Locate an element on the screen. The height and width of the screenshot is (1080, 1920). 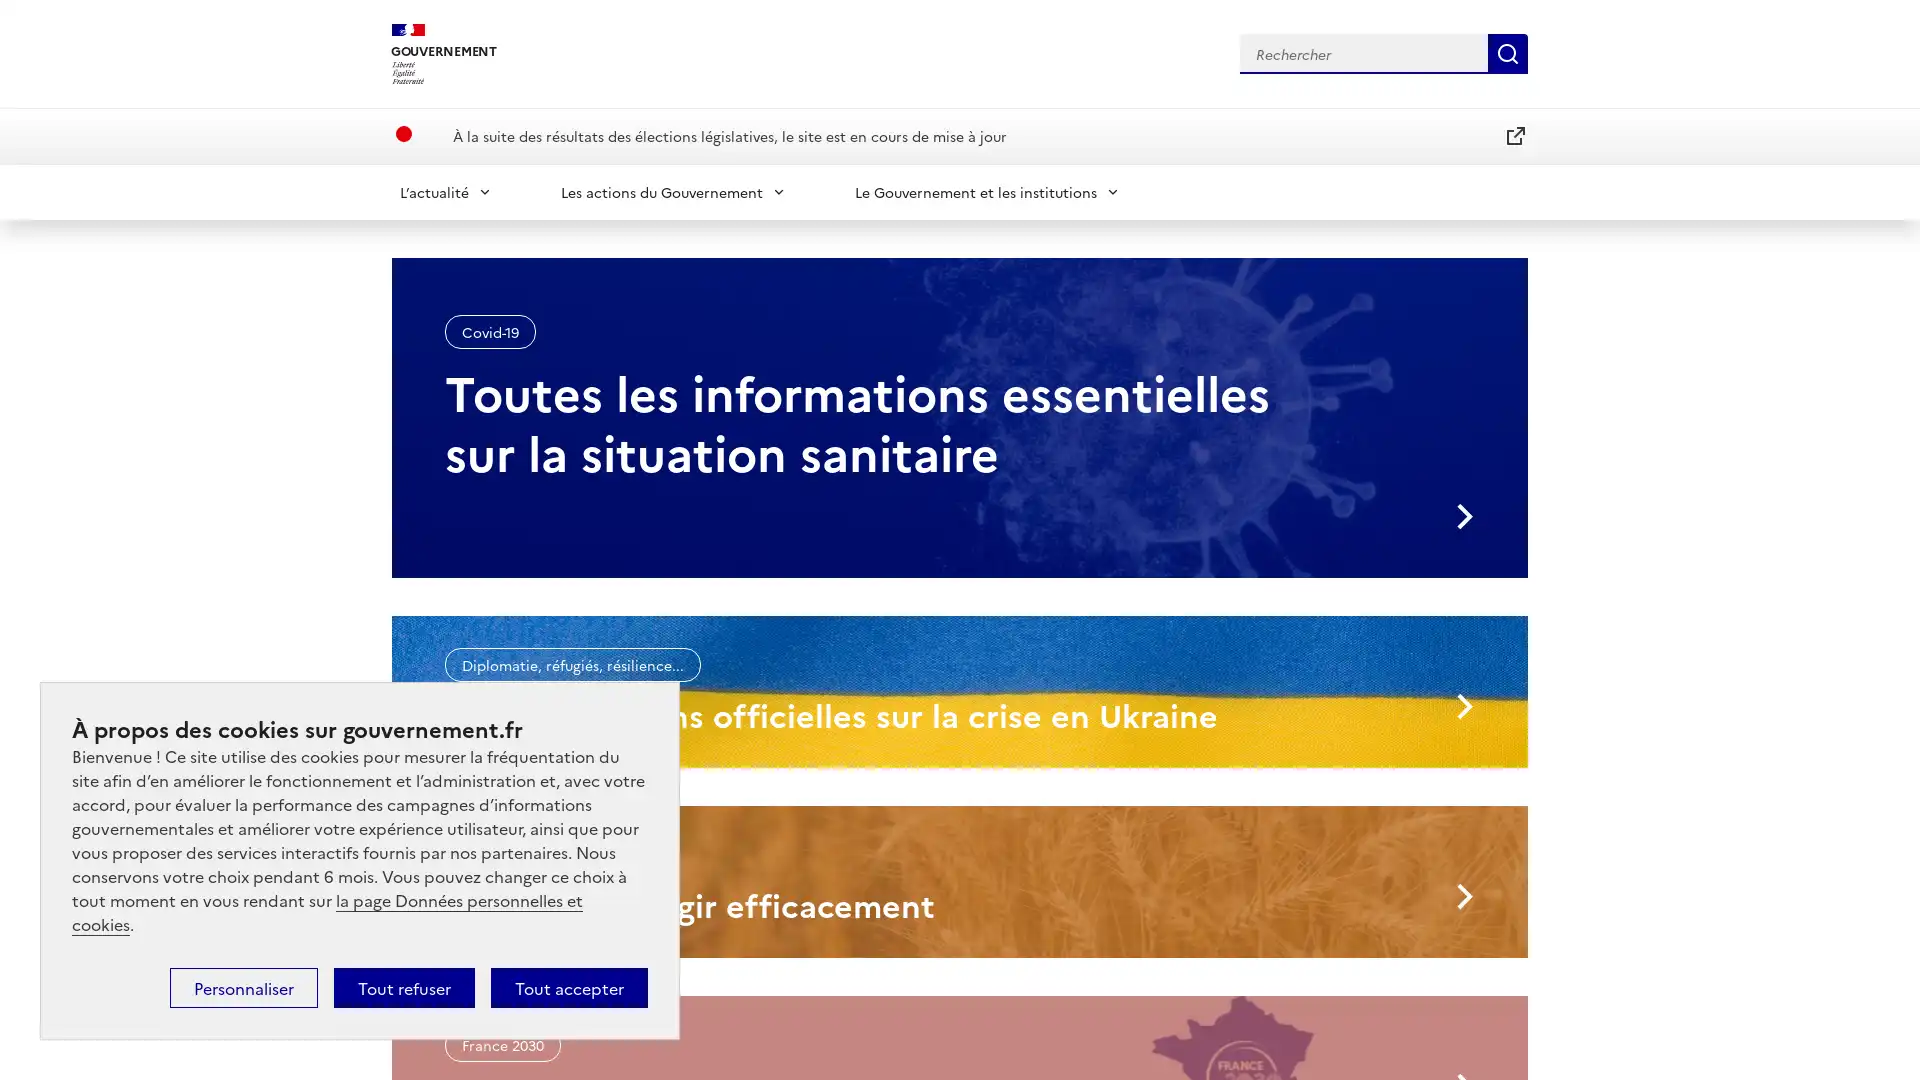
Tout accepter is located at coordinates (568, 986).